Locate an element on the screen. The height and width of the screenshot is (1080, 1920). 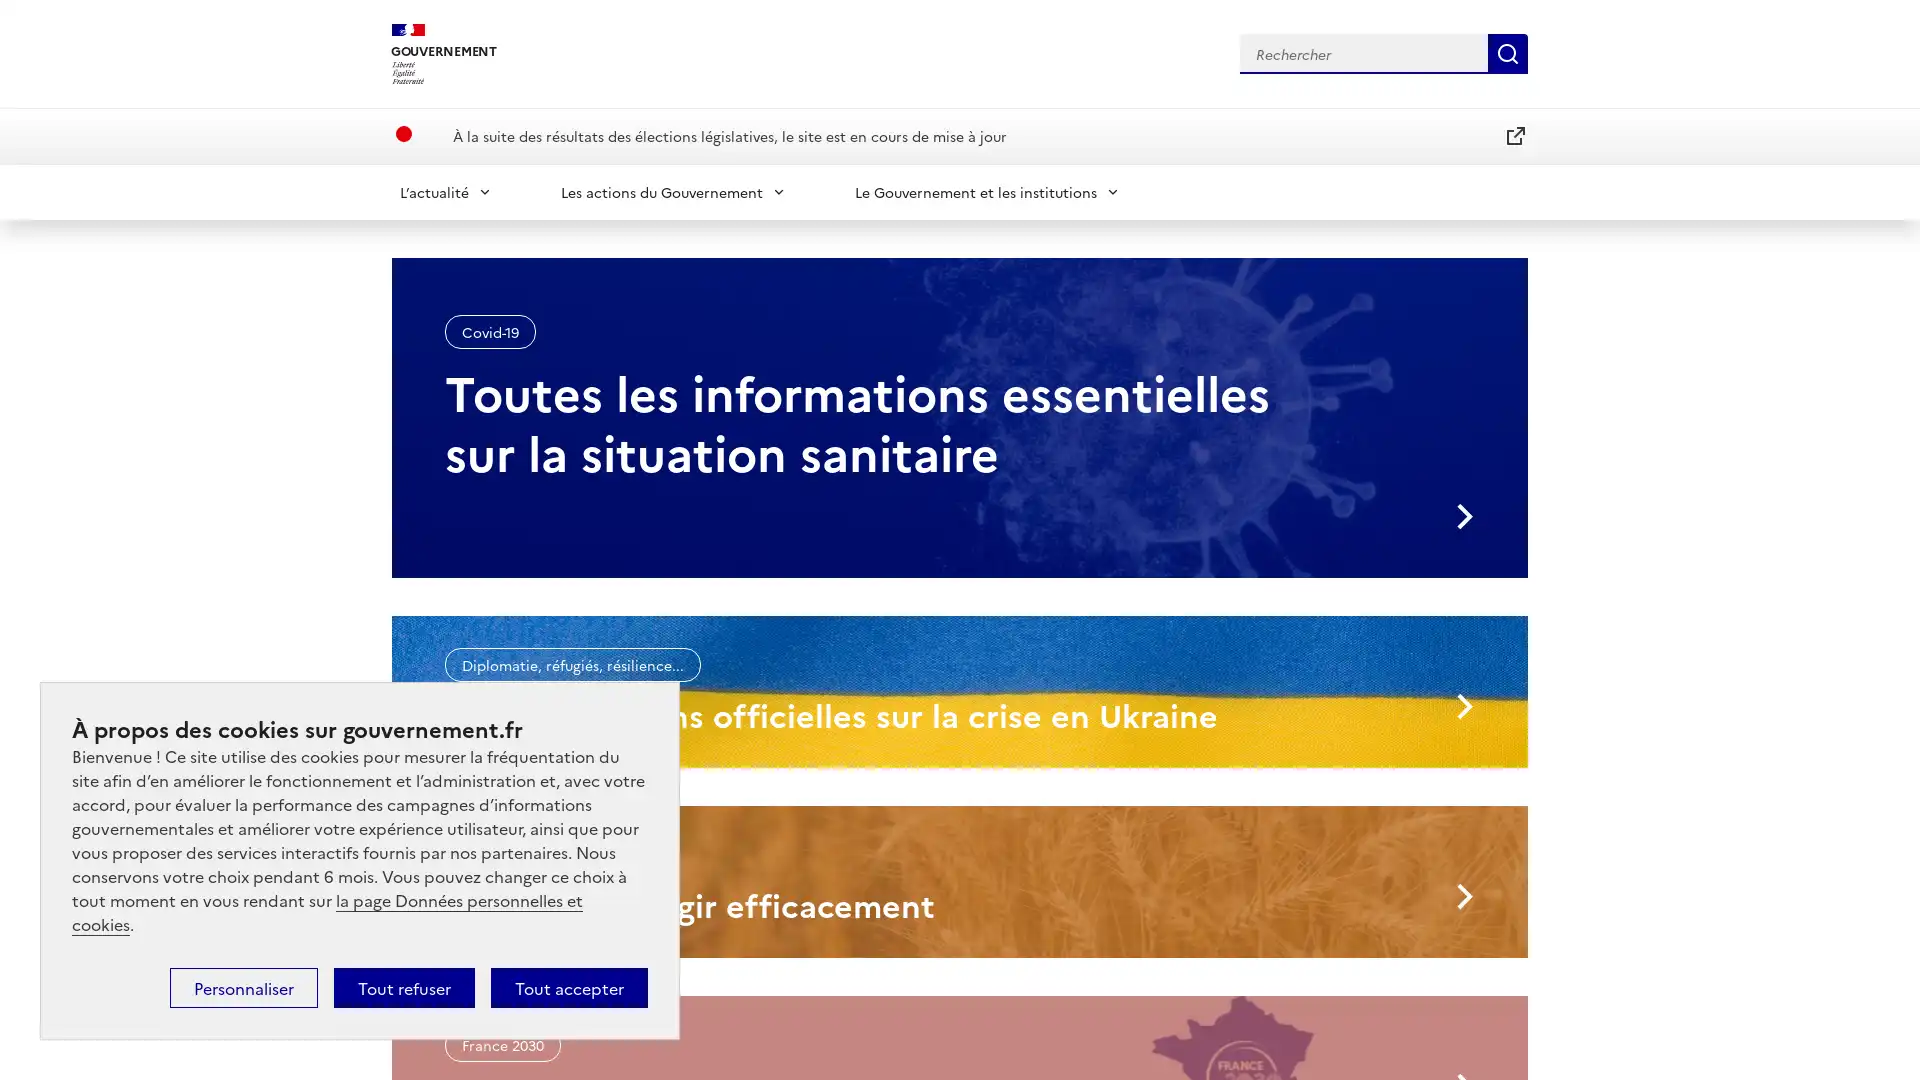
Tout accepter is located at coordinates (568, 986).